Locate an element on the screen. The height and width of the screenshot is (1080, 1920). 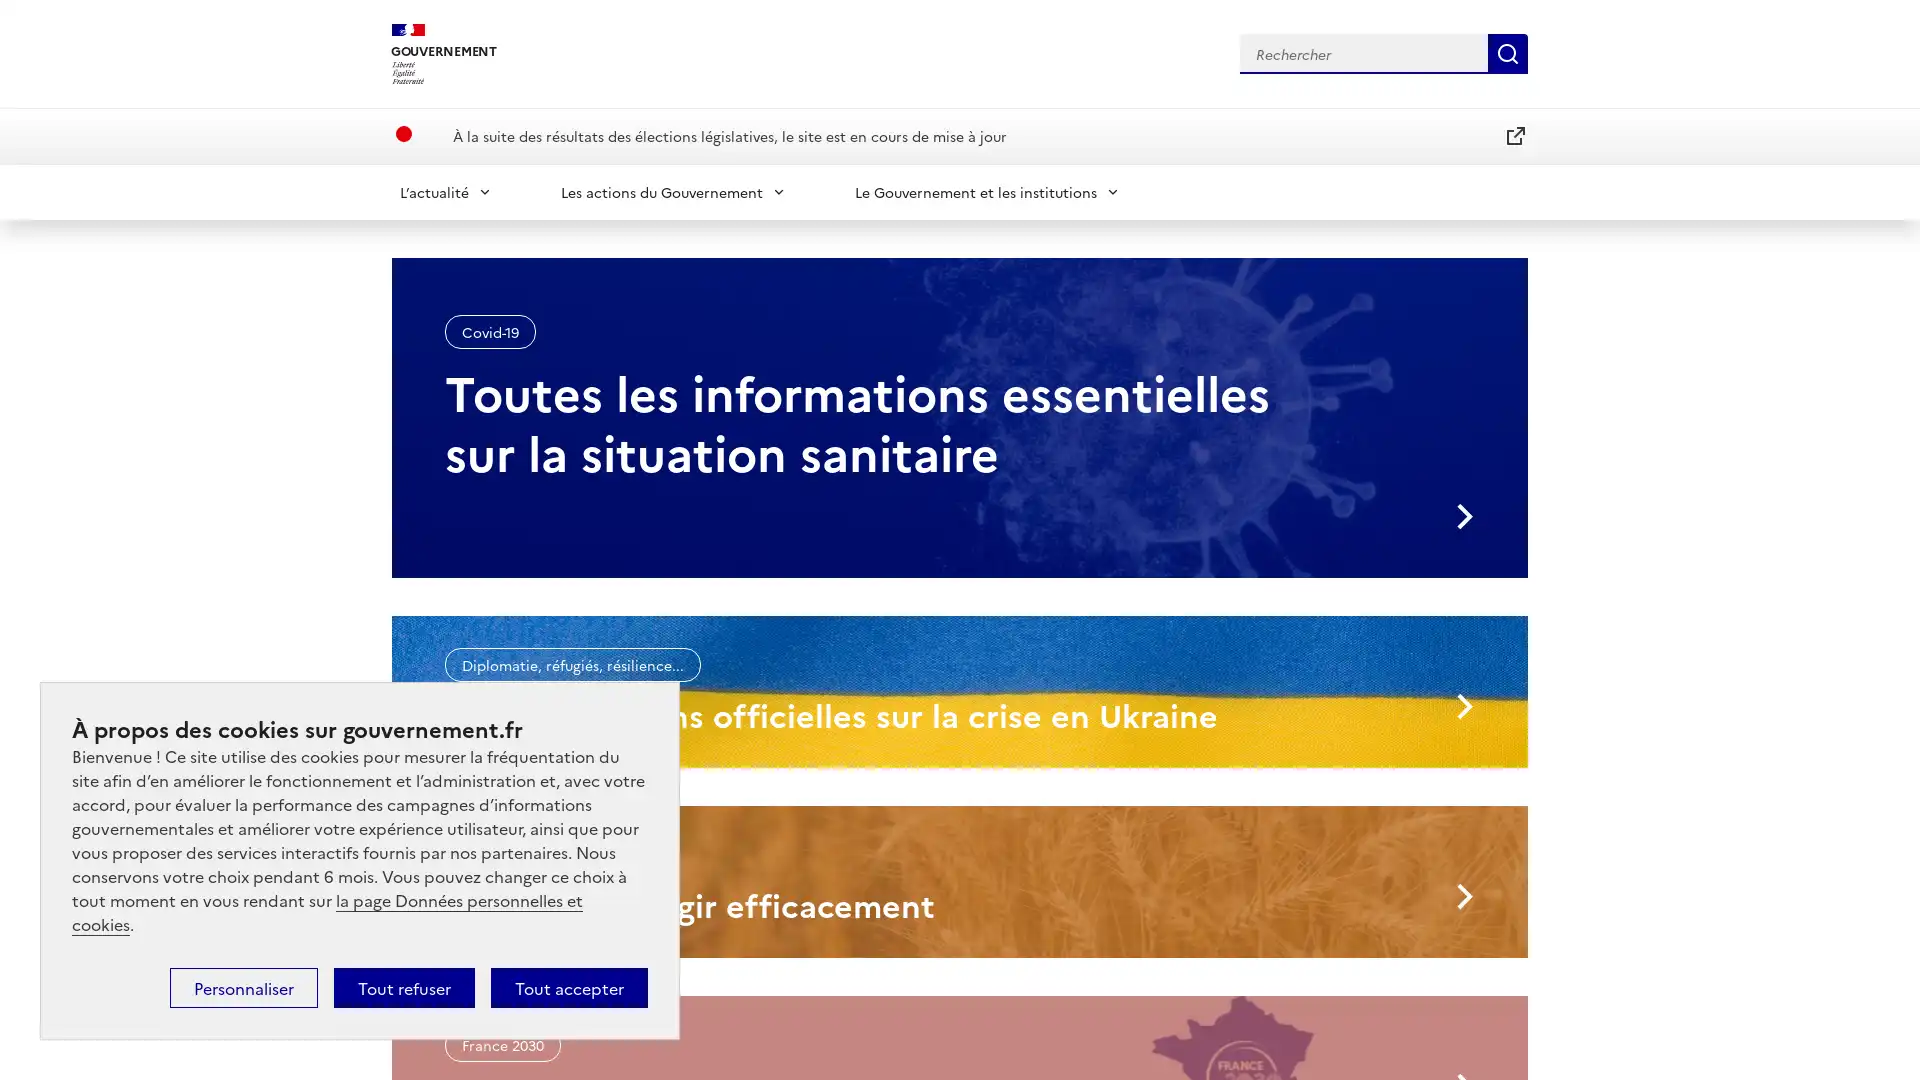
Tout accepter is located at coordinates (568, 986).